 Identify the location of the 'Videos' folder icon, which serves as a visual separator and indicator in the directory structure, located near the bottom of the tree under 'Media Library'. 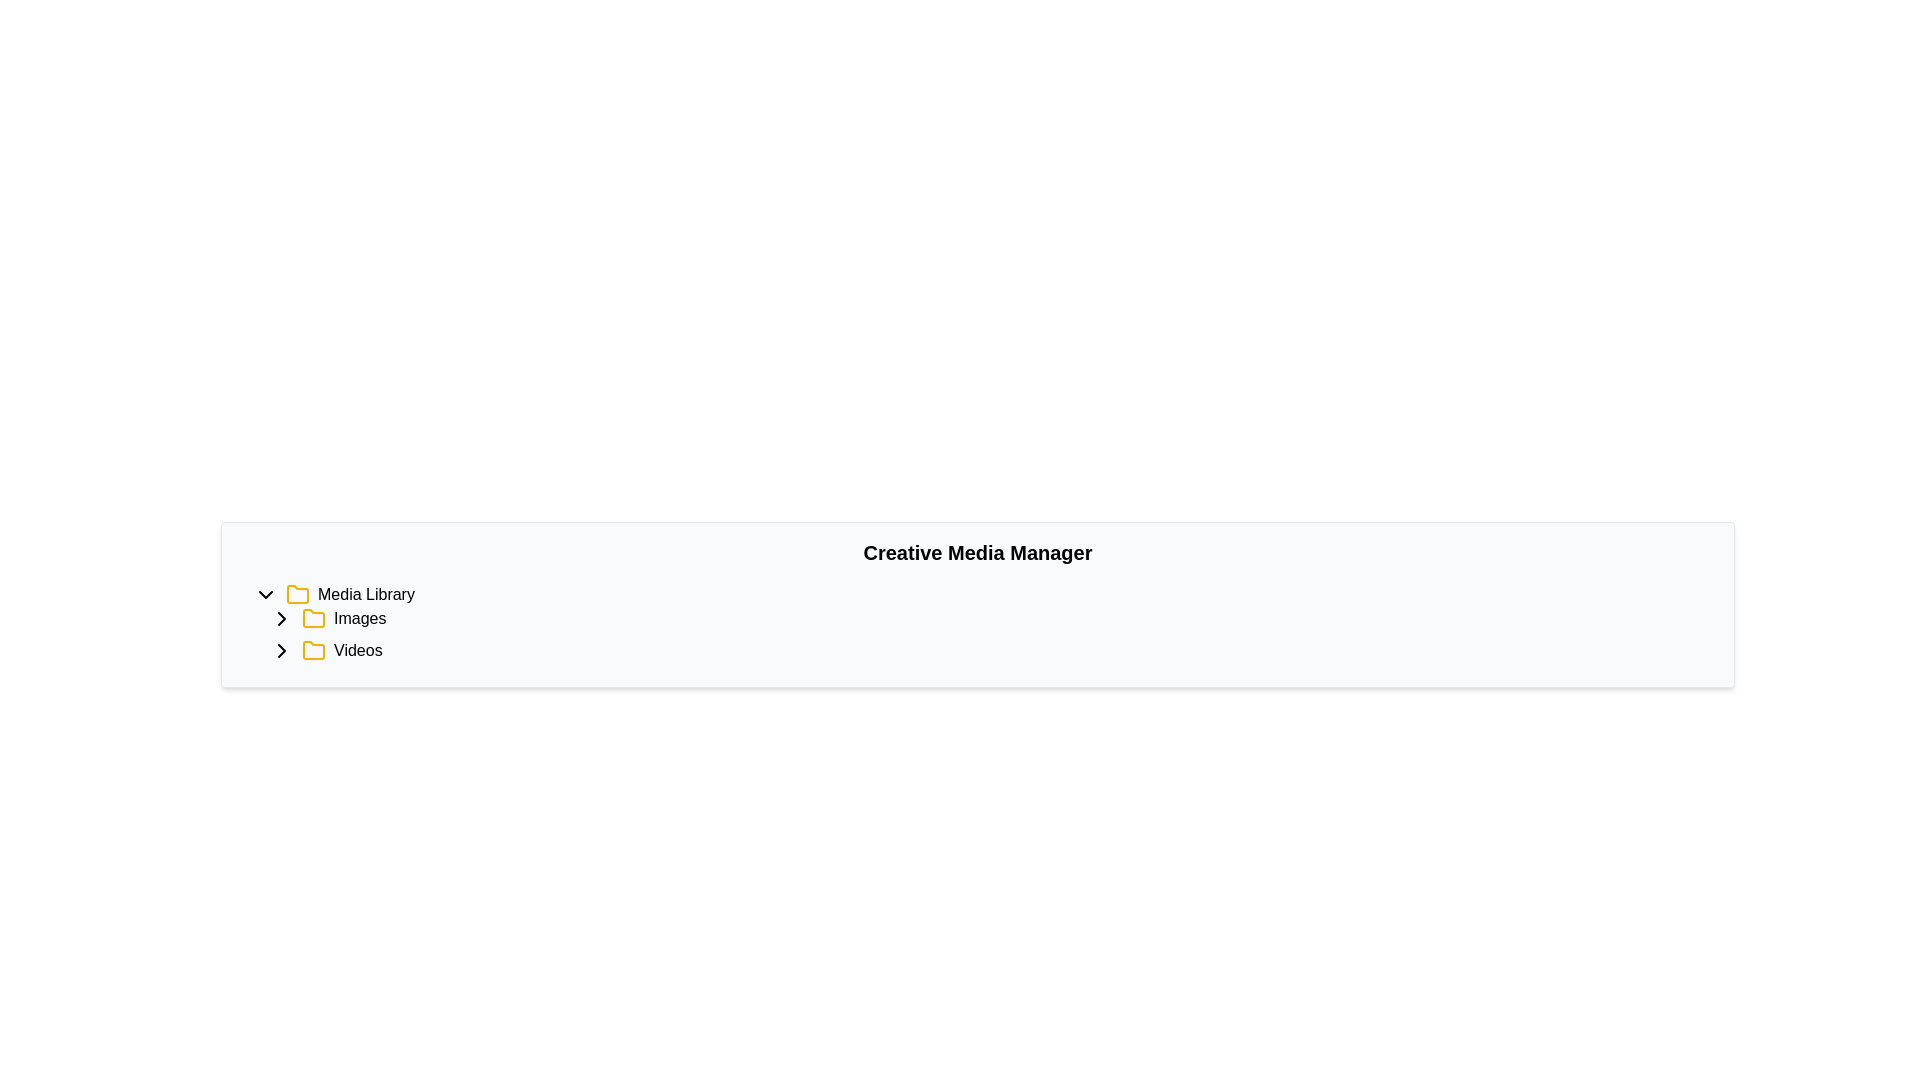
(312, 650).